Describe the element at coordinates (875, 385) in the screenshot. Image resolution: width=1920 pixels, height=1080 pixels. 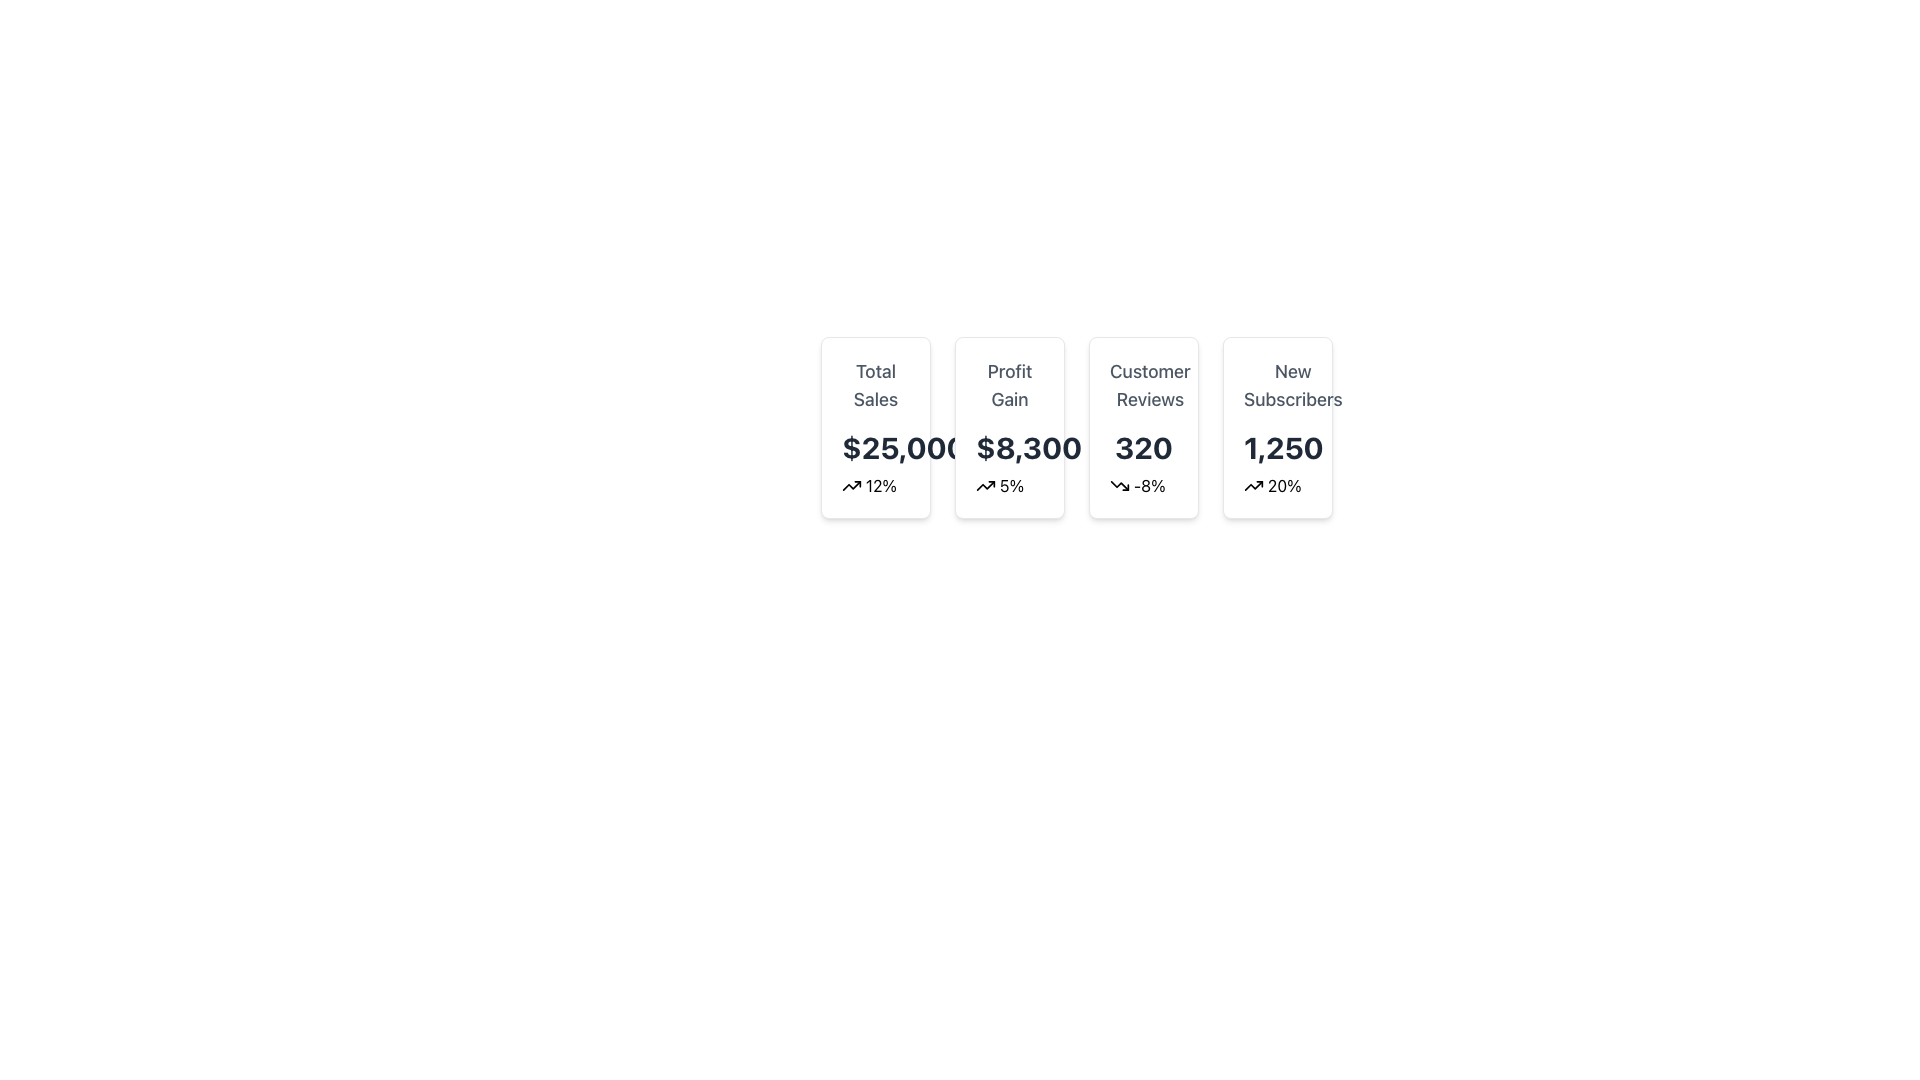
I see `the 'Total Sales' text label located at the top of the first card on the left, which is displayed in a medium-sized gray font` at that location.